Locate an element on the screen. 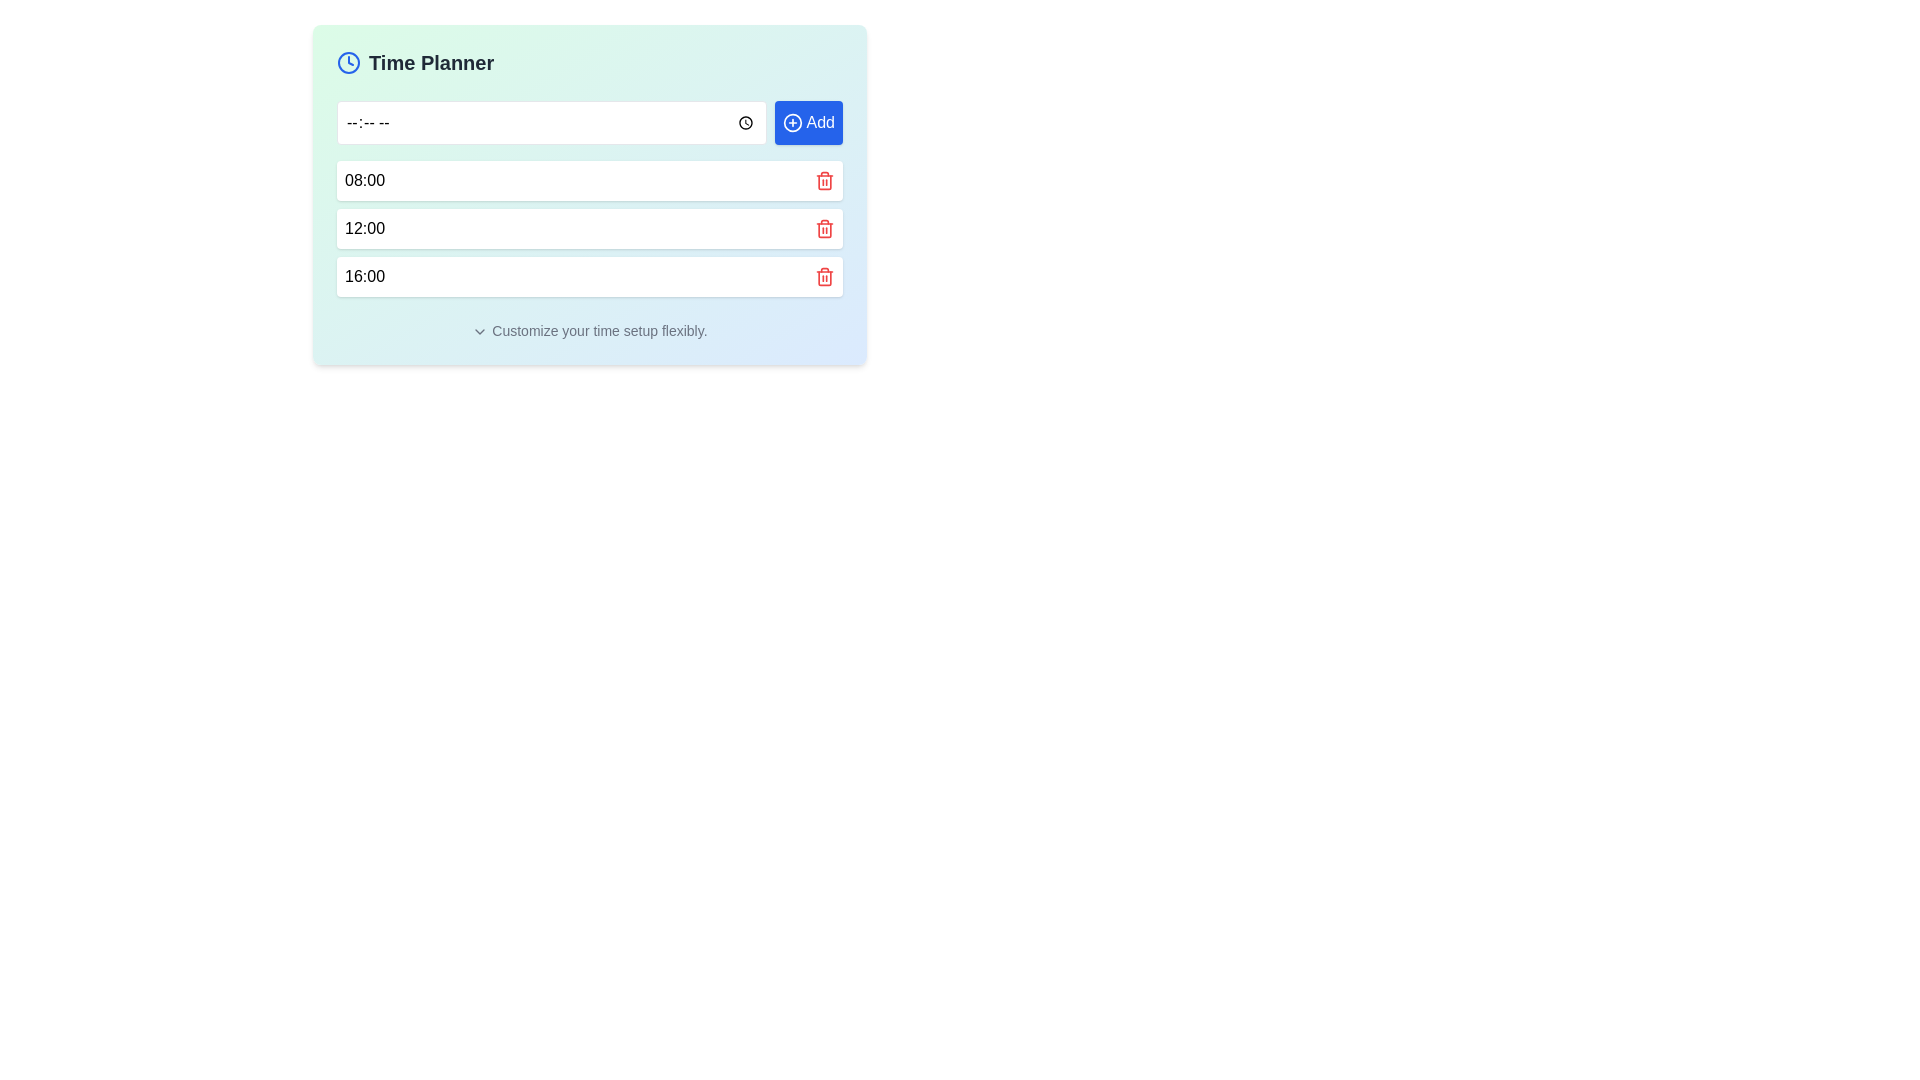 Image resolution: width=1920 pixels, height=1080 pixels. 'Time Planner' text label located at the top of the interface, styled in bold black font, to identify the section is located at coordinates (430, 61).